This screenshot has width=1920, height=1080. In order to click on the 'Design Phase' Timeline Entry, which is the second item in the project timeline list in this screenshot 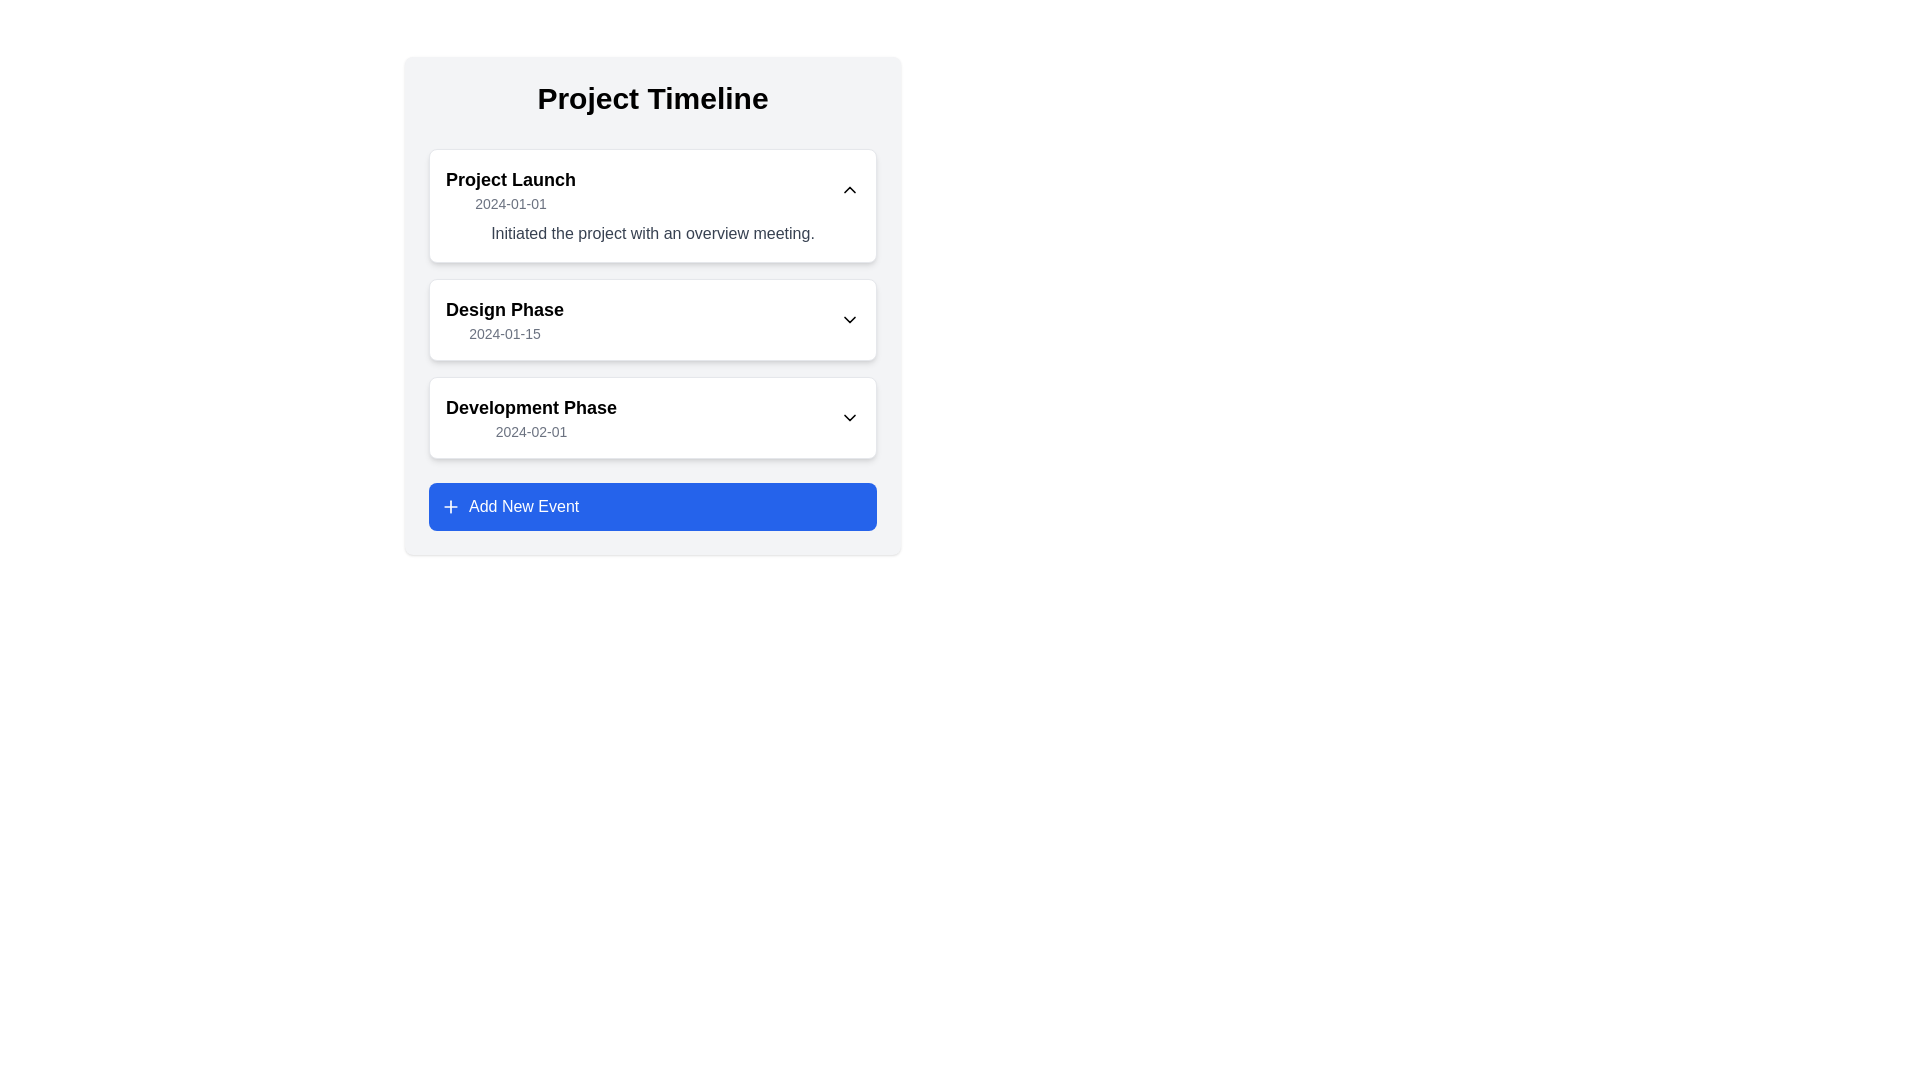, I will do `click(652, 304)`.